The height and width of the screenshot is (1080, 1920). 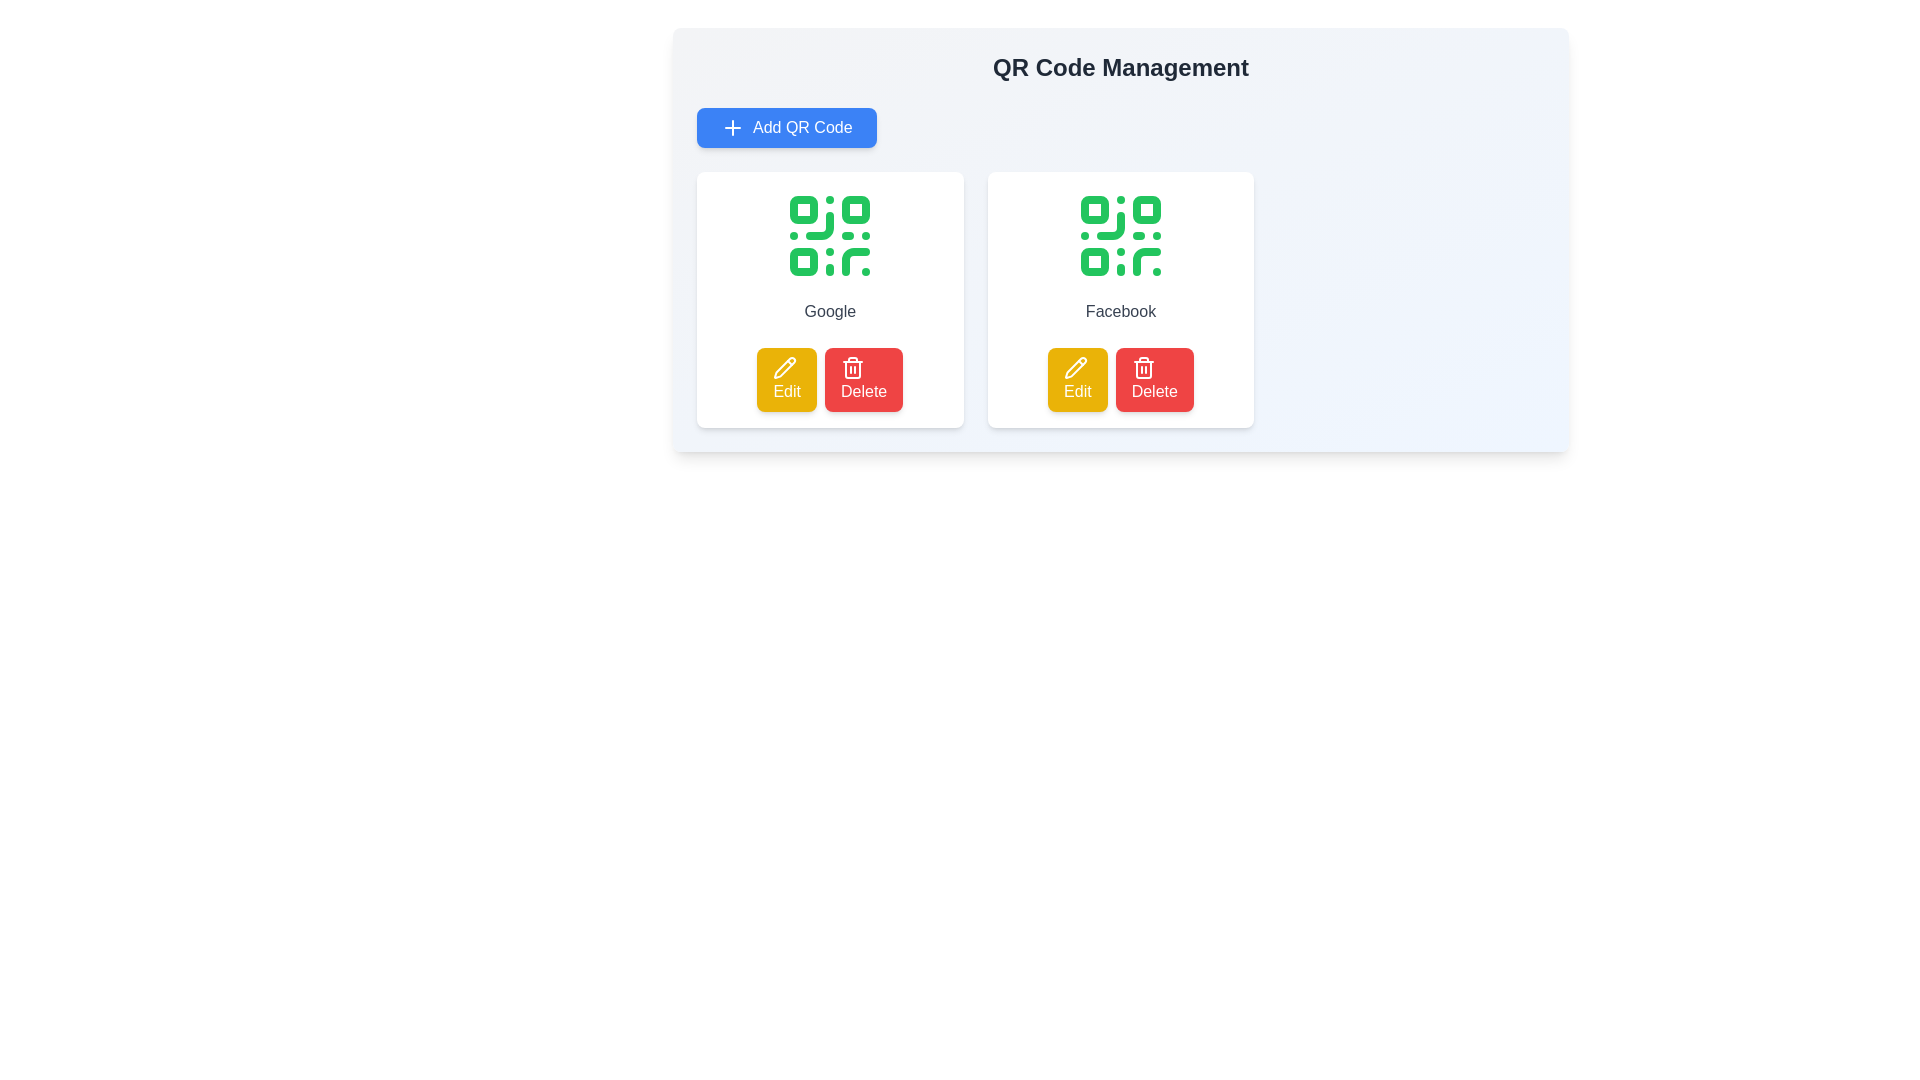 What do you see at coordinates (1075, 367) in the screenshot?
I see `the yellow pencil icon representing the 'Edit' function within the Facebook QR code card` at bounding box center [1075, 367].